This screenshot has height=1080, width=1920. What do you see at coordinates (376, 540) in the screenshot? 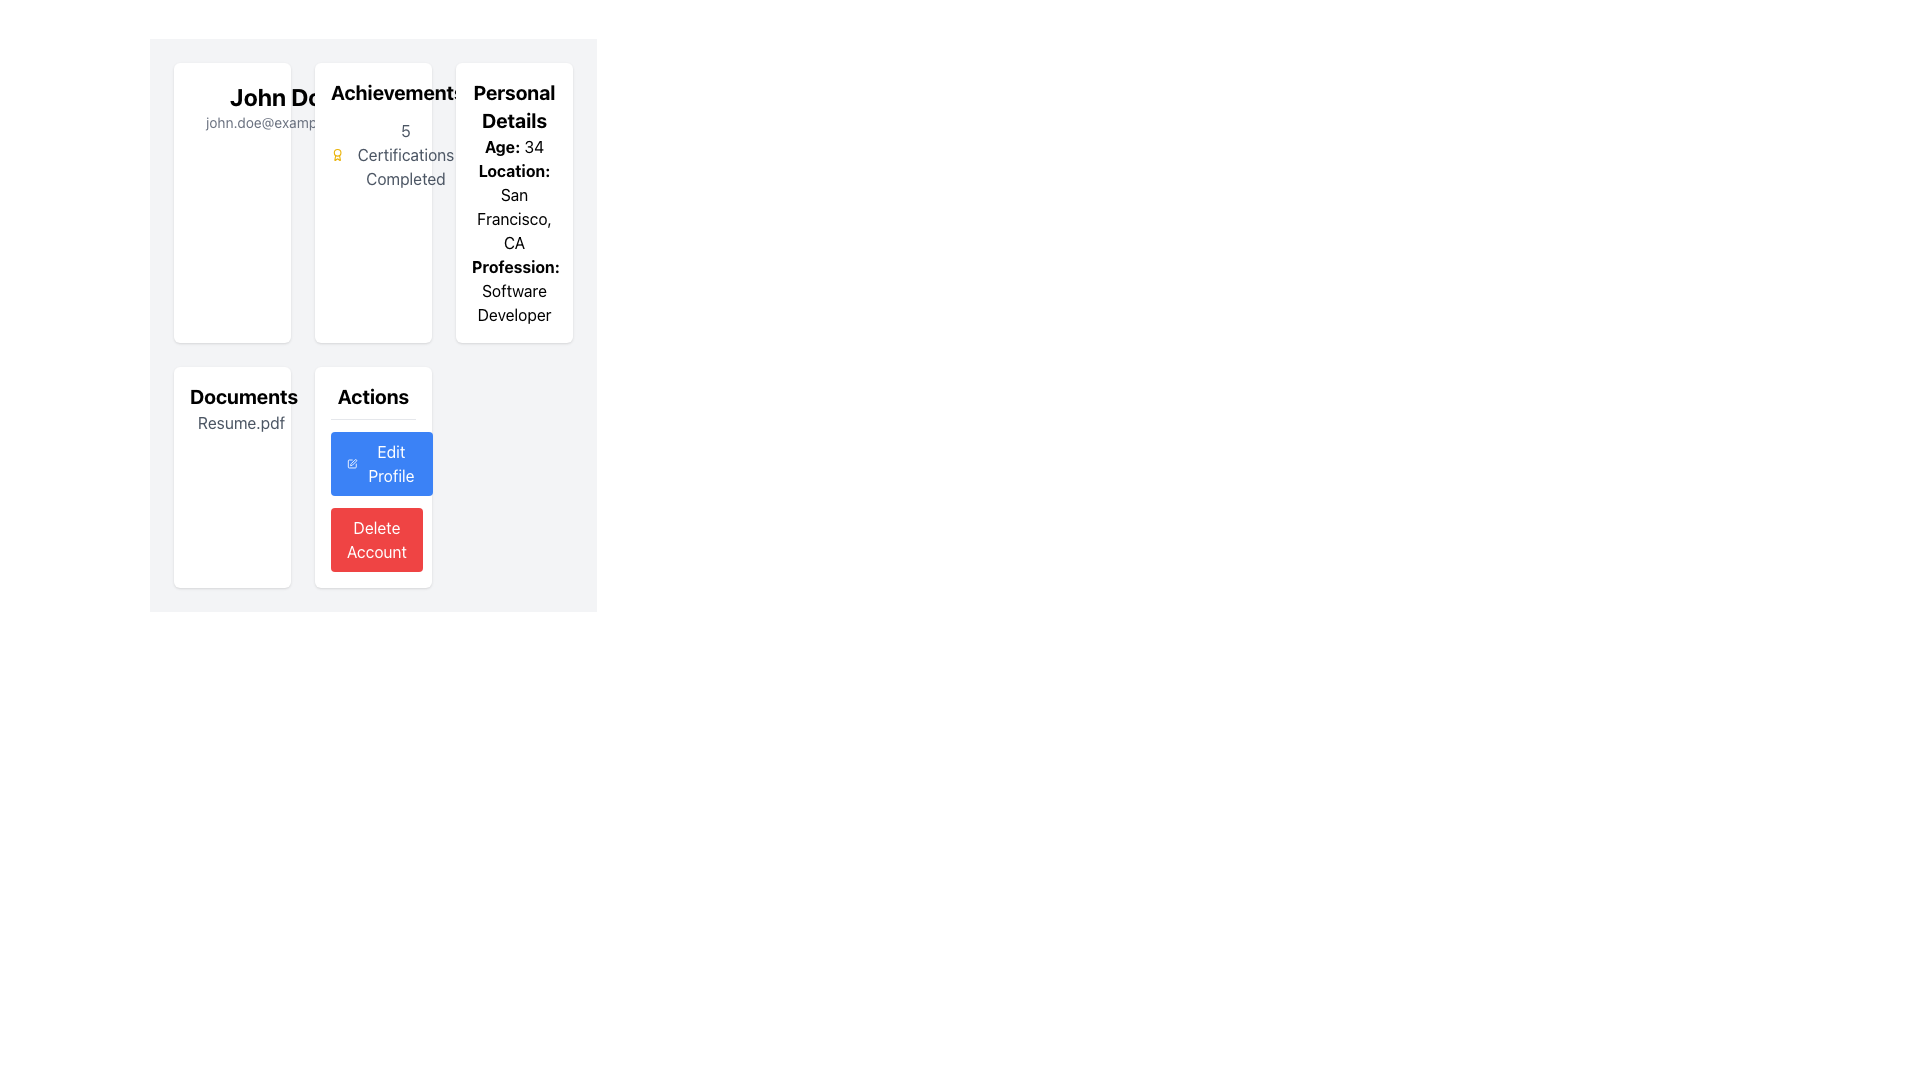
I see `text component displaying the phrase 'Delete Account' with a white font on a red background, located in the 'Actions' section beneath the 'Edit Profile' button` at bounding box center [376, 540].